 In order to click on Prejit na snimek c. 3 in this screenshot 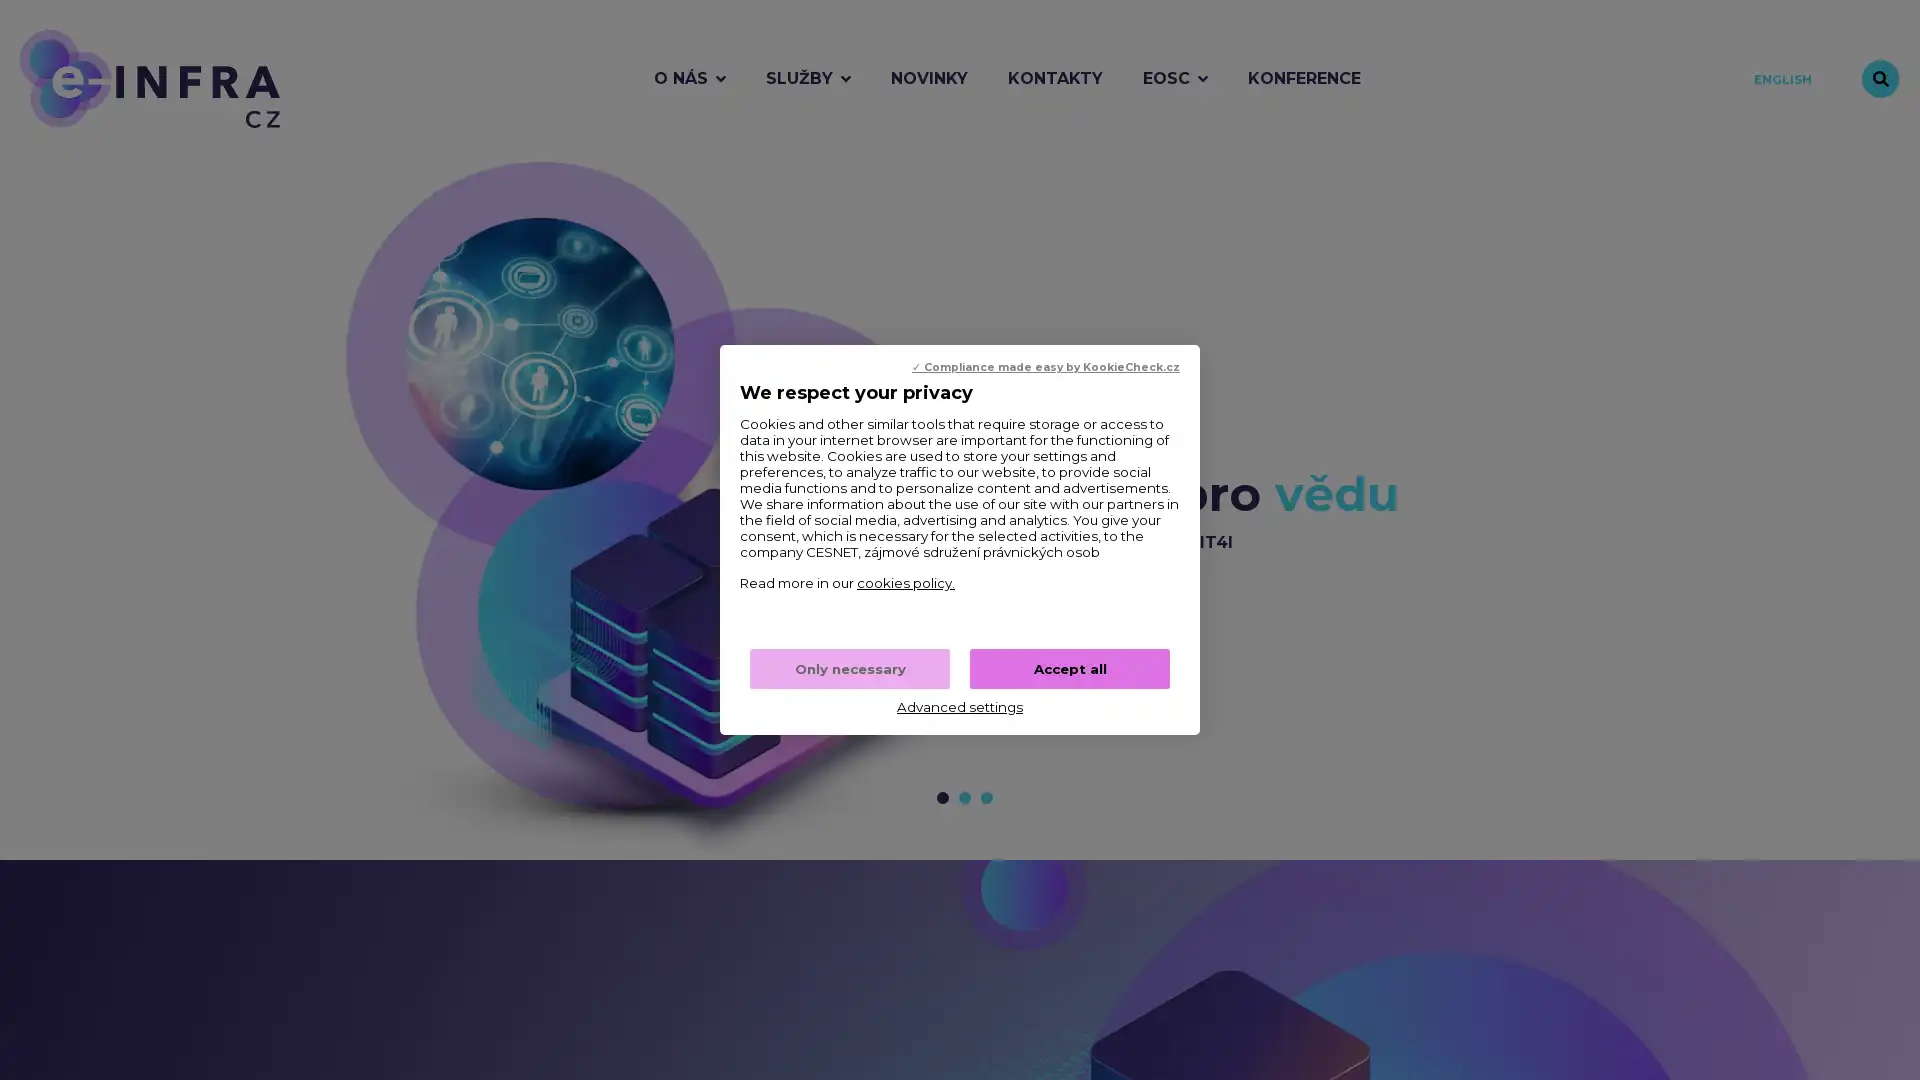, I will do `click(987, 797)`.